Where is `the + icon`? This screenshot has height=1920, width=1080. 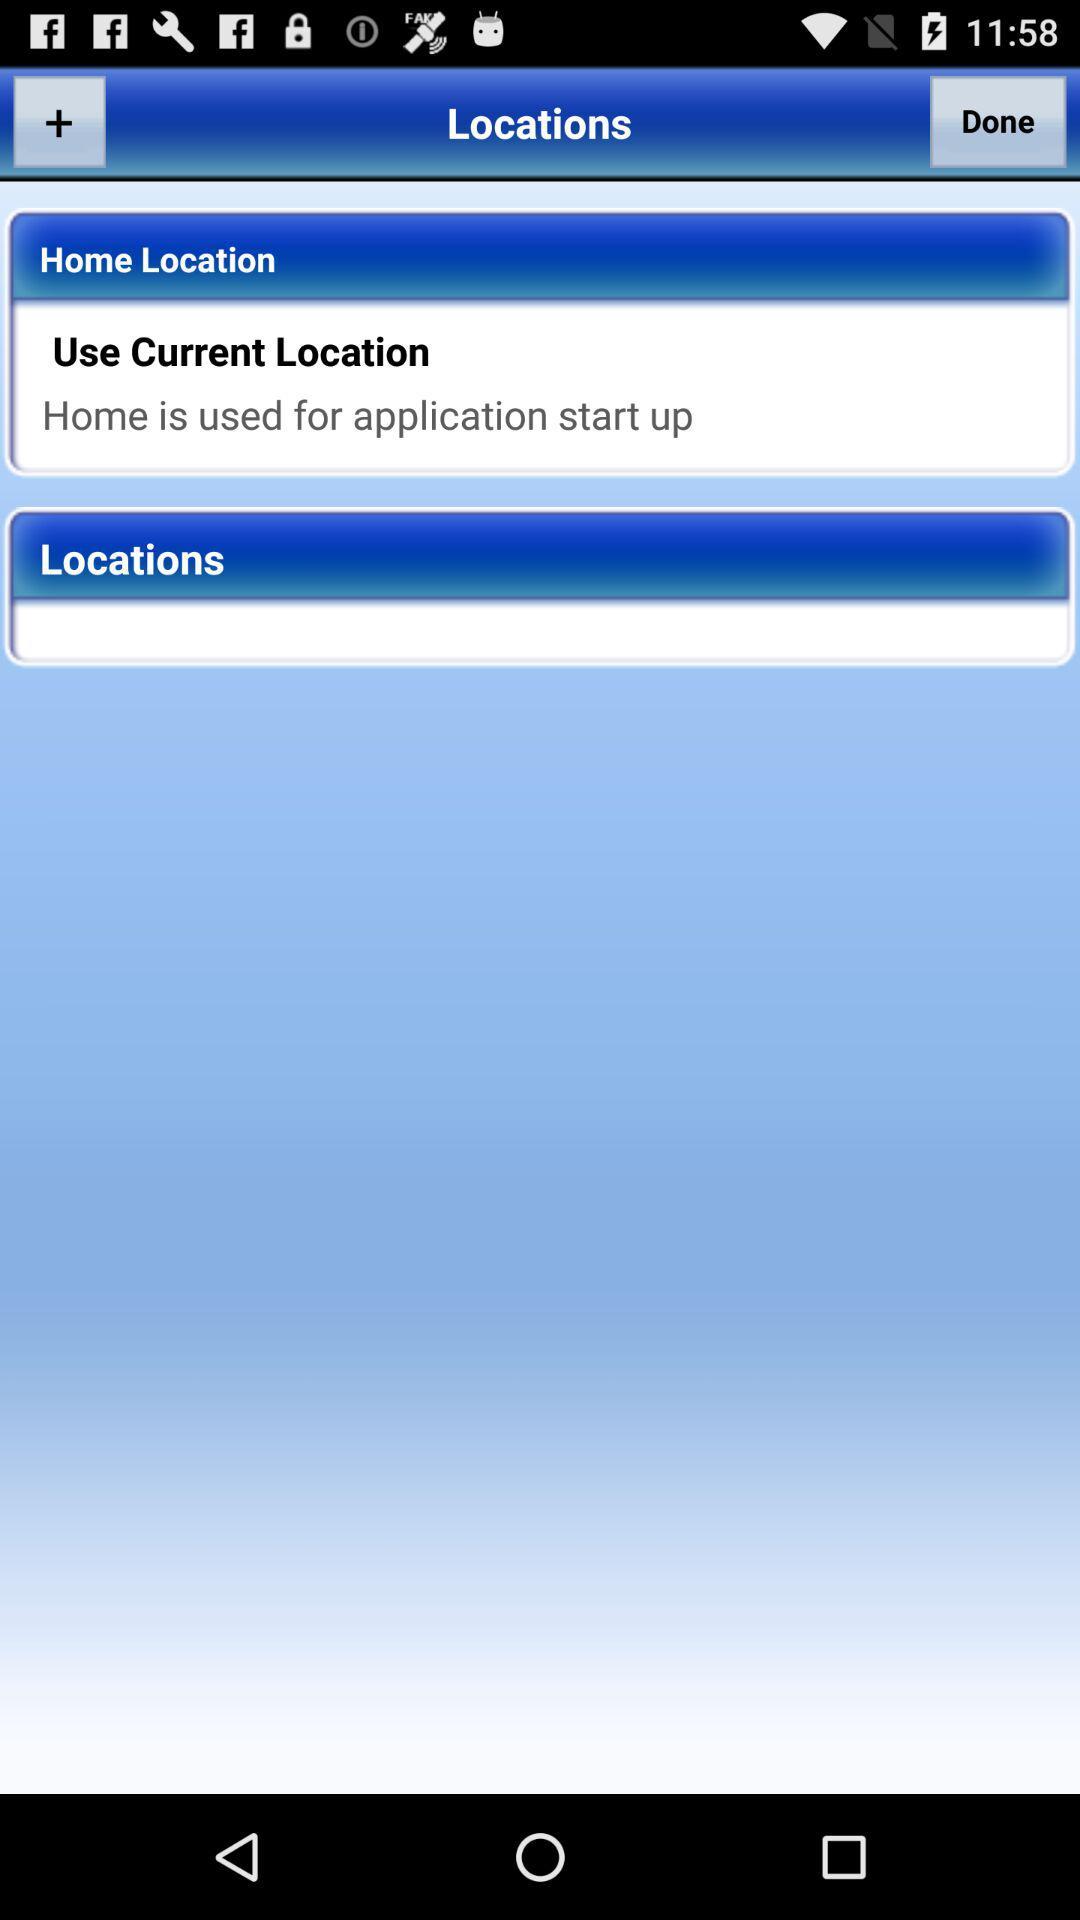 the + icon is located at coordinates (58, 120).